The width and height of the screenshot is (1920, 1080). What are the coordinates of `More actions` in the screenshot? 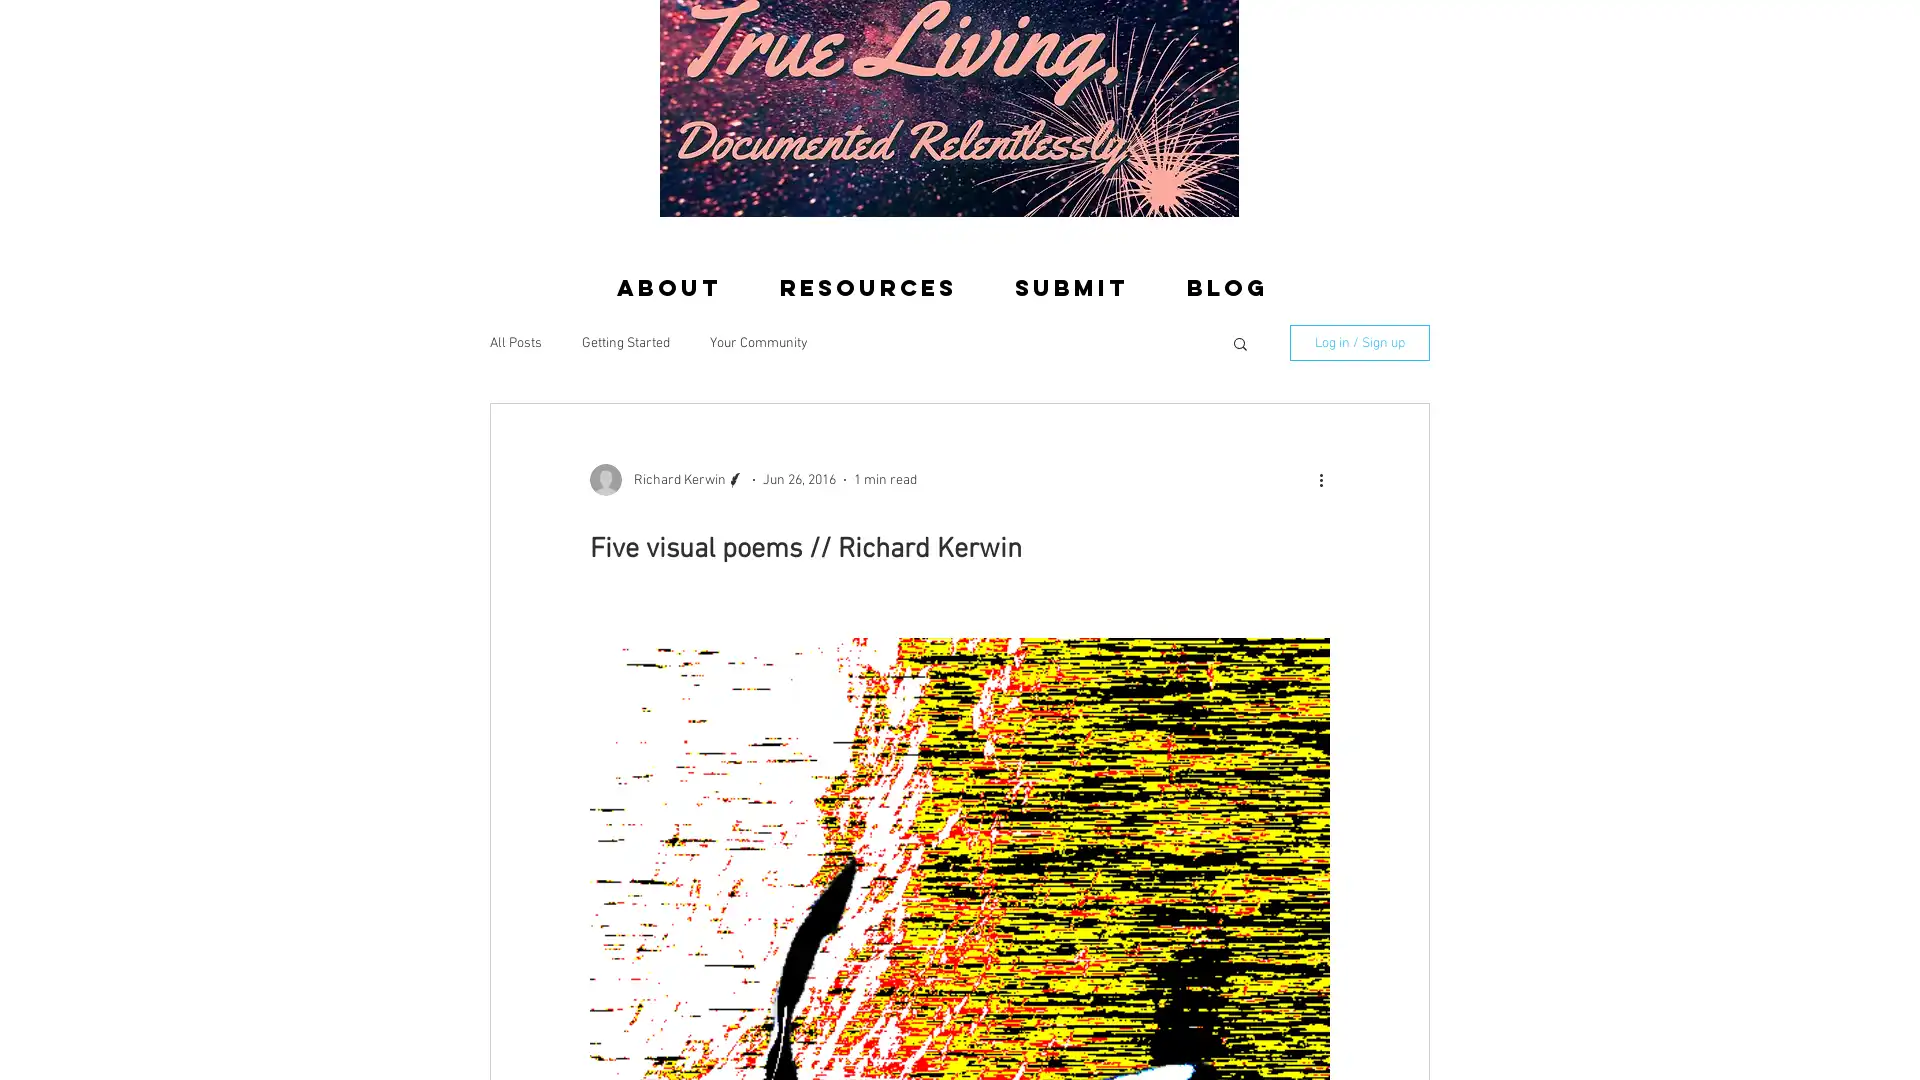 It's located at (1327, 479).